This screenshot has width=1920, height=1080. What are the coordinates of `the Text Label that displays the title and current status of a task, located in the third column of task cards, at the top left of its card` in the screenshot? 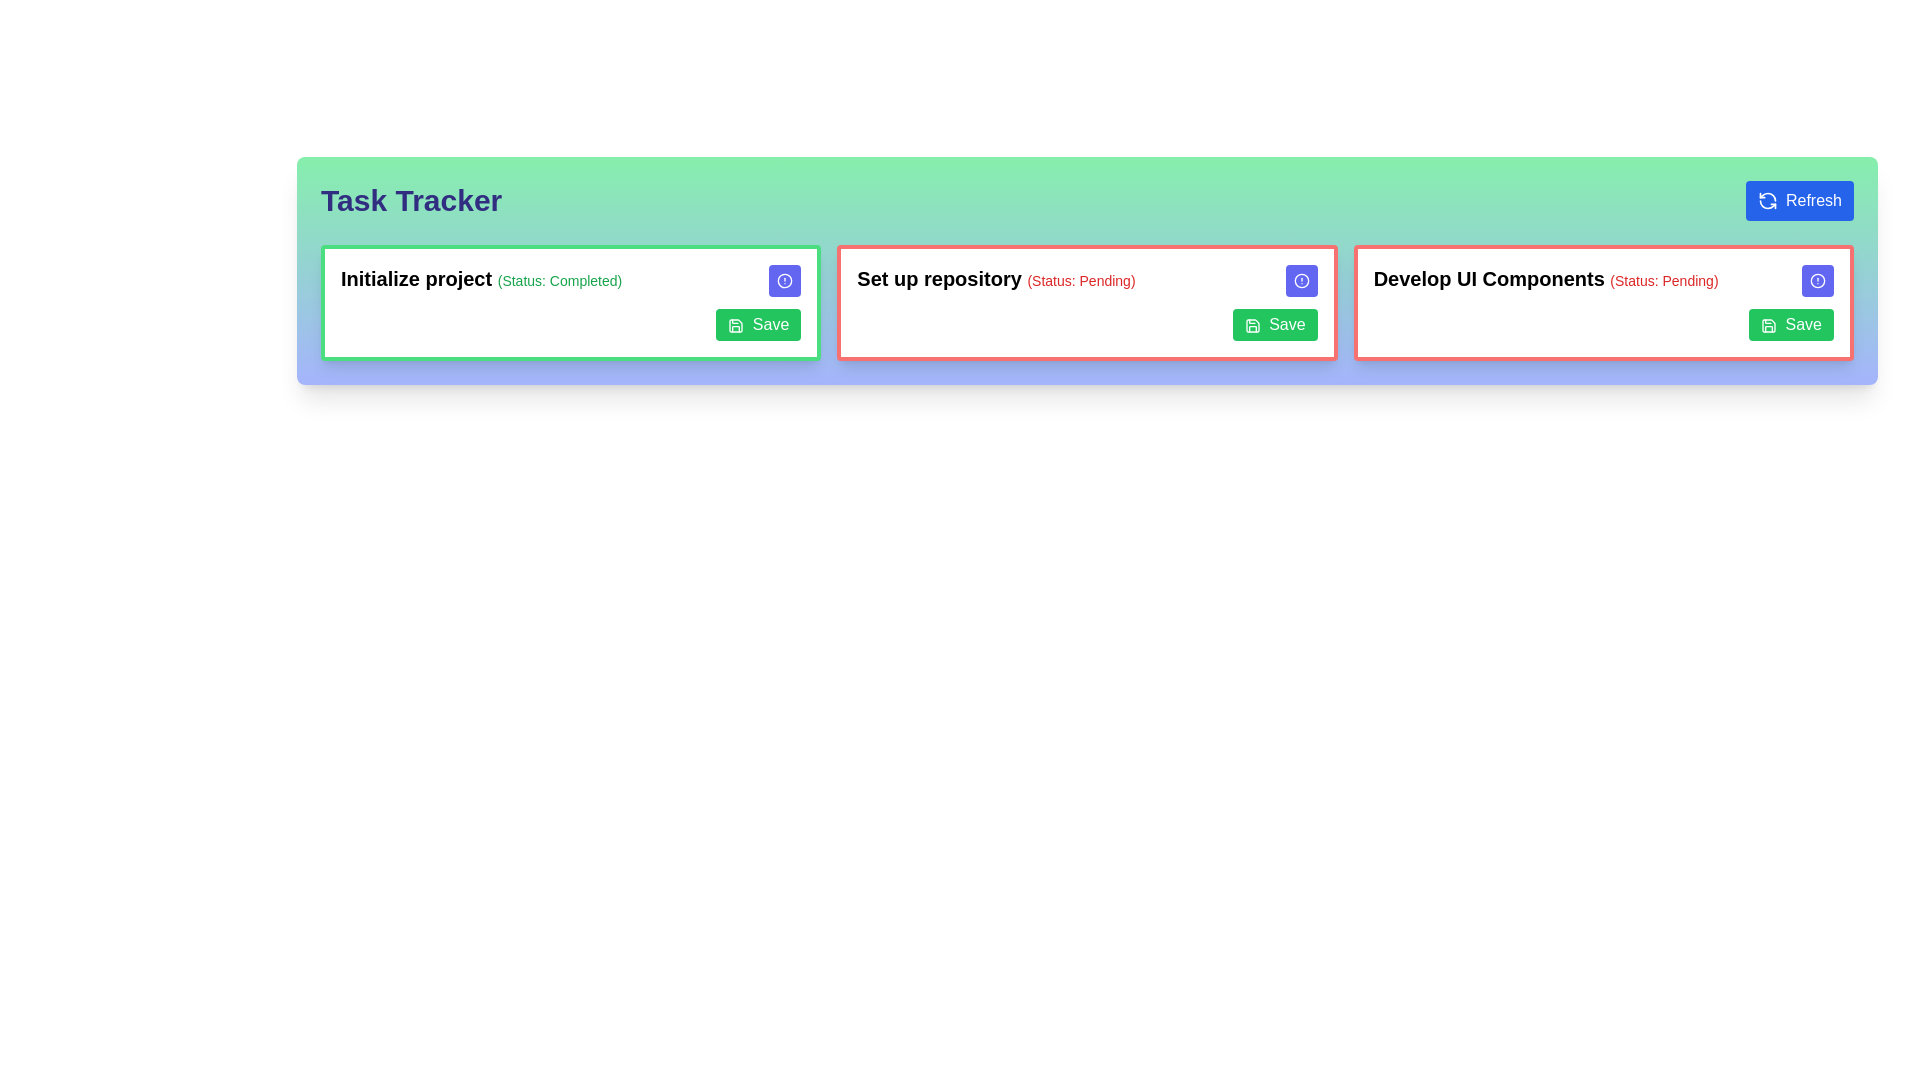 It's located at (1603, 281).